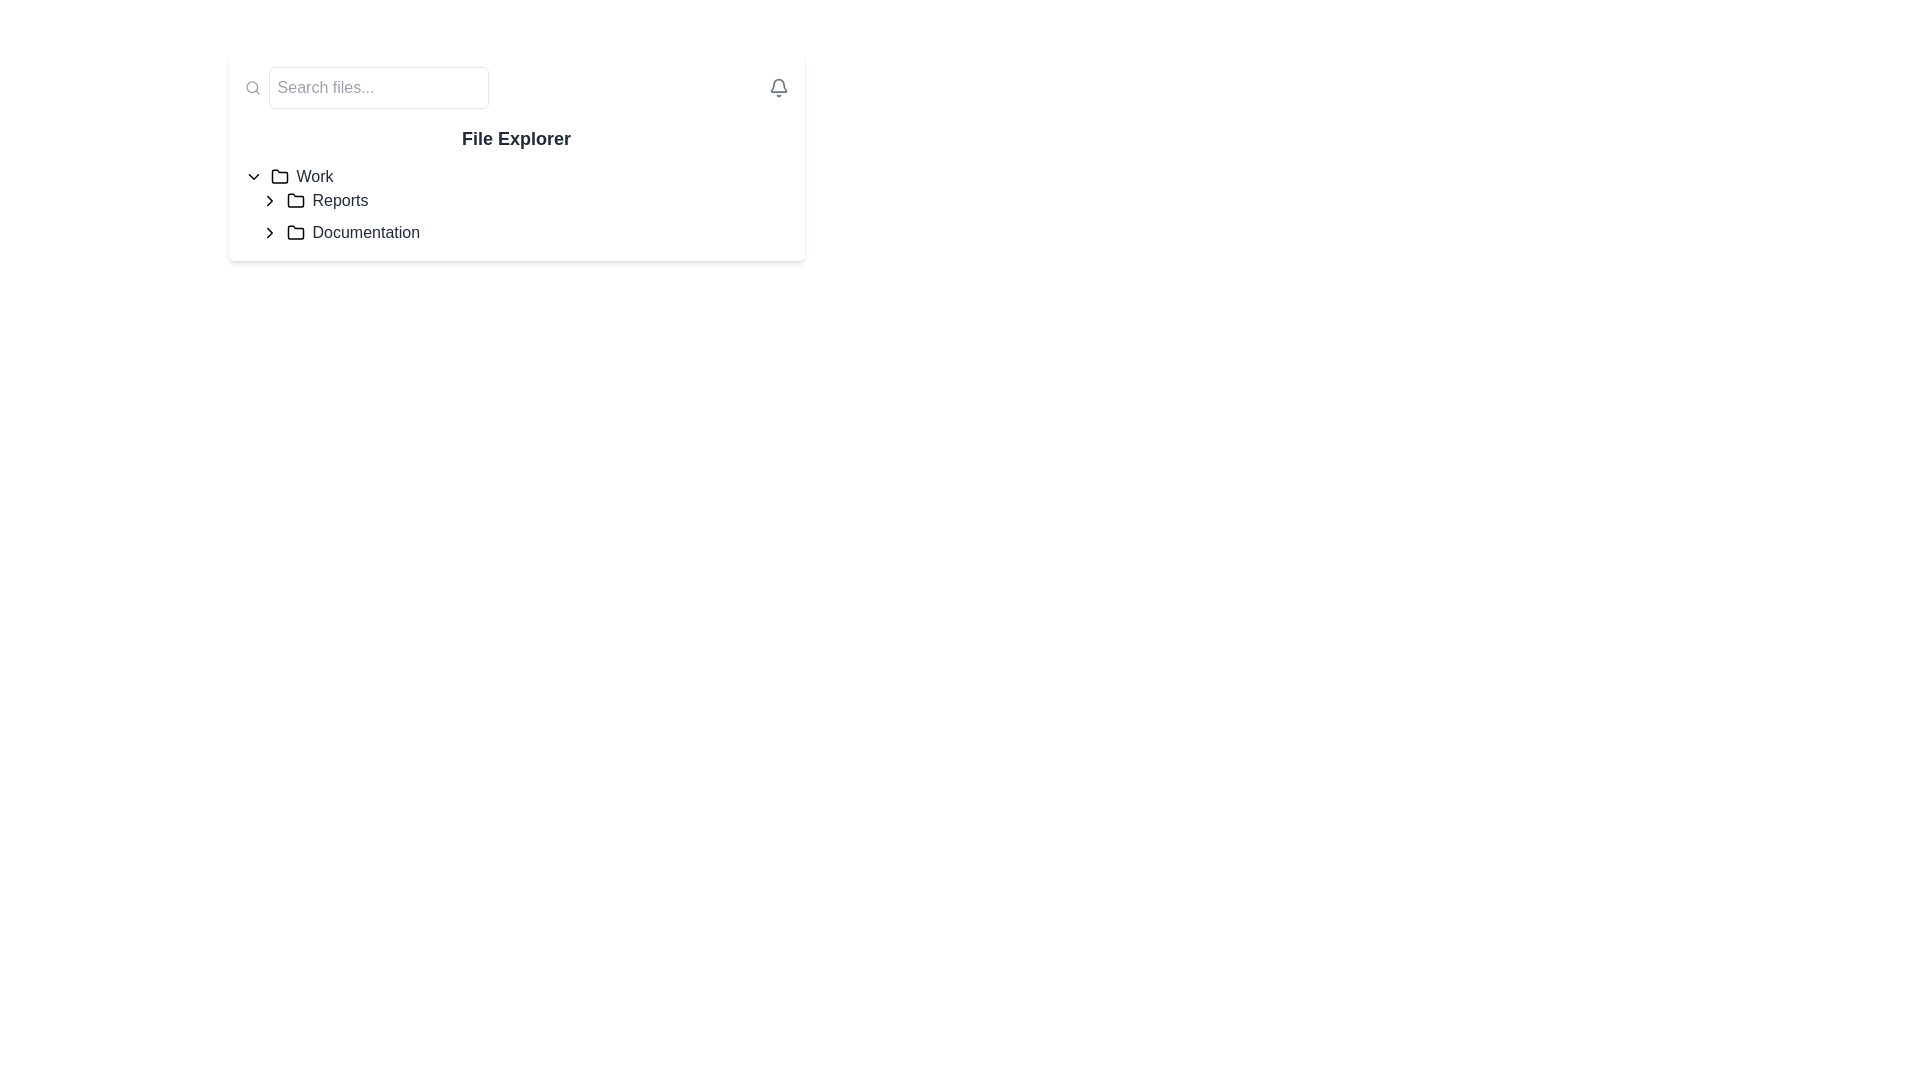  I want to click on the folder icon located directly to the left of the 'Reports' text label, so click(294, 200).